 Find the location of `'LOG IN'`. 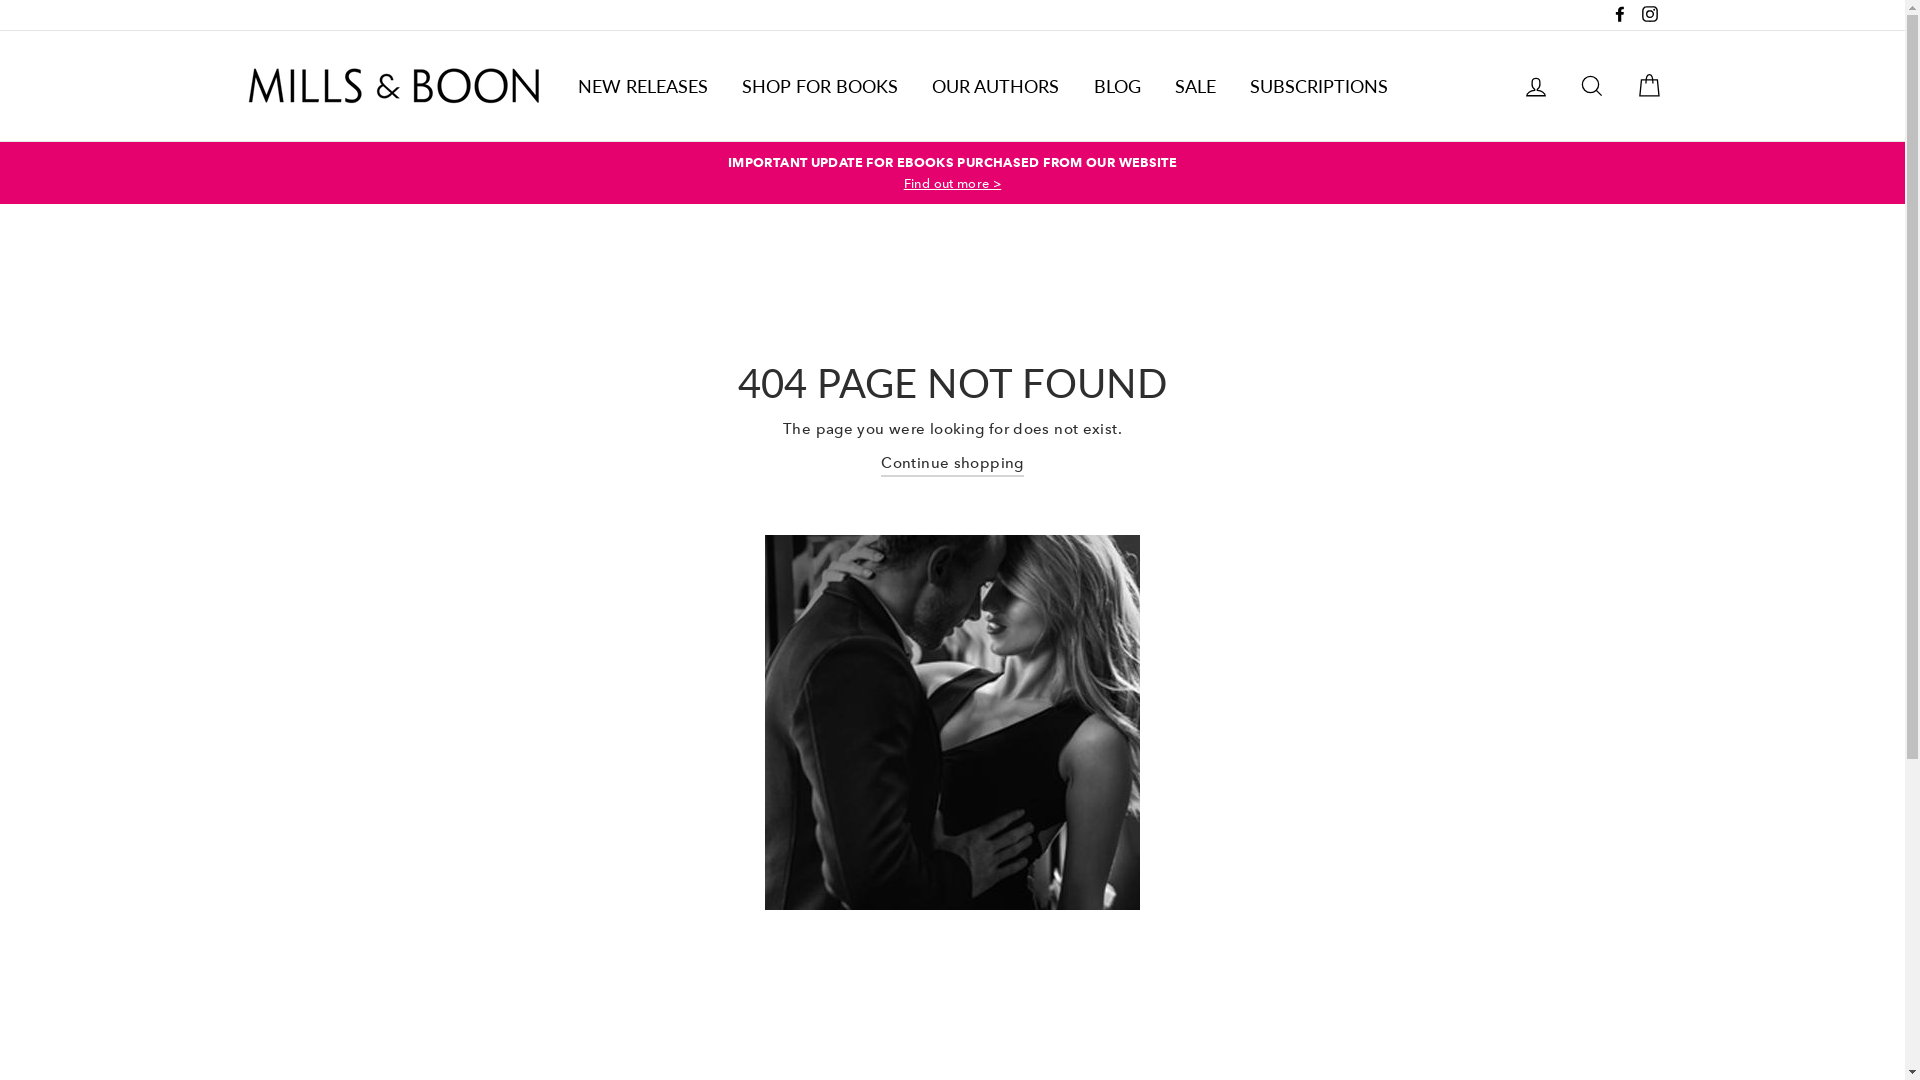

'LOG IN' is located at coordinates (1535, 85).